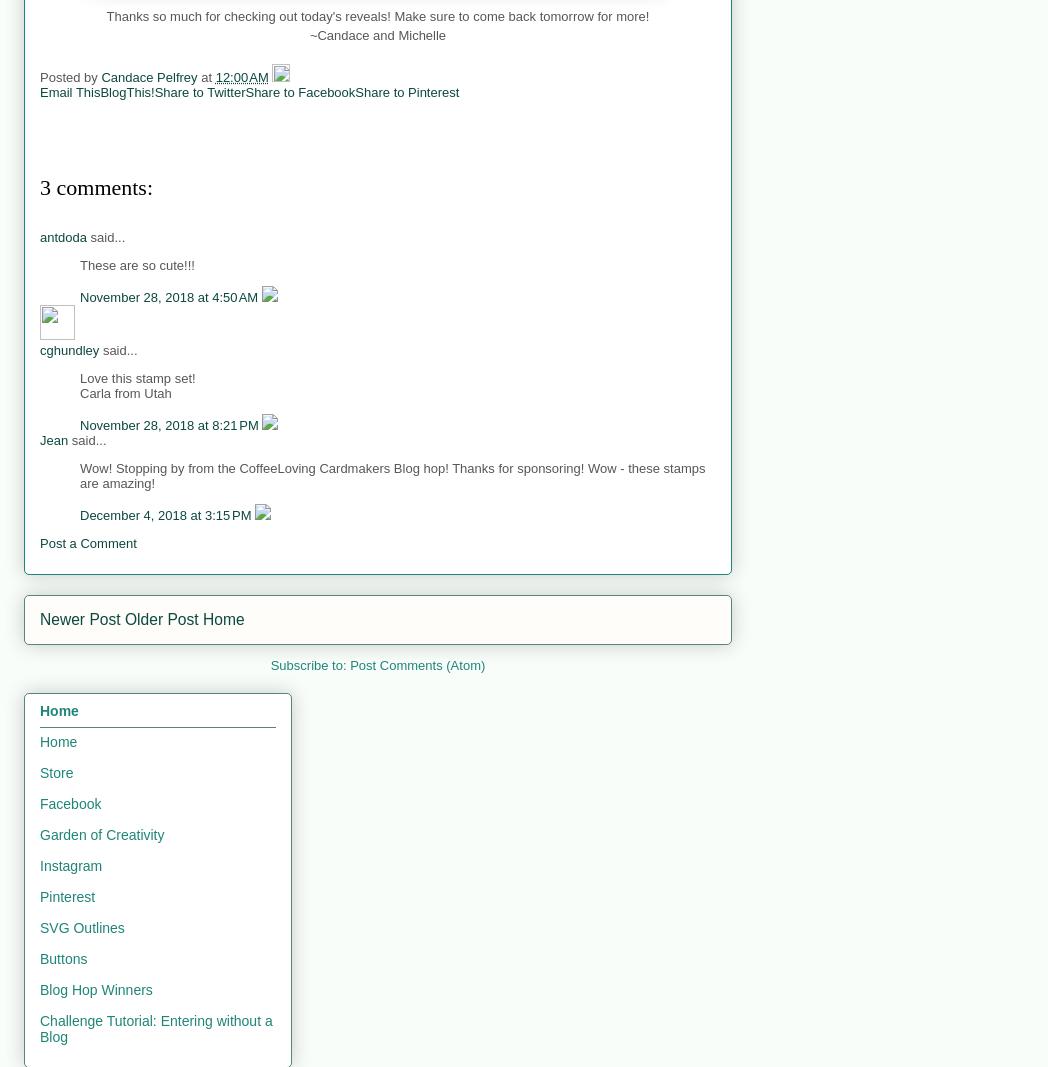  I want to click on 'Instagram', so click(70, 864).